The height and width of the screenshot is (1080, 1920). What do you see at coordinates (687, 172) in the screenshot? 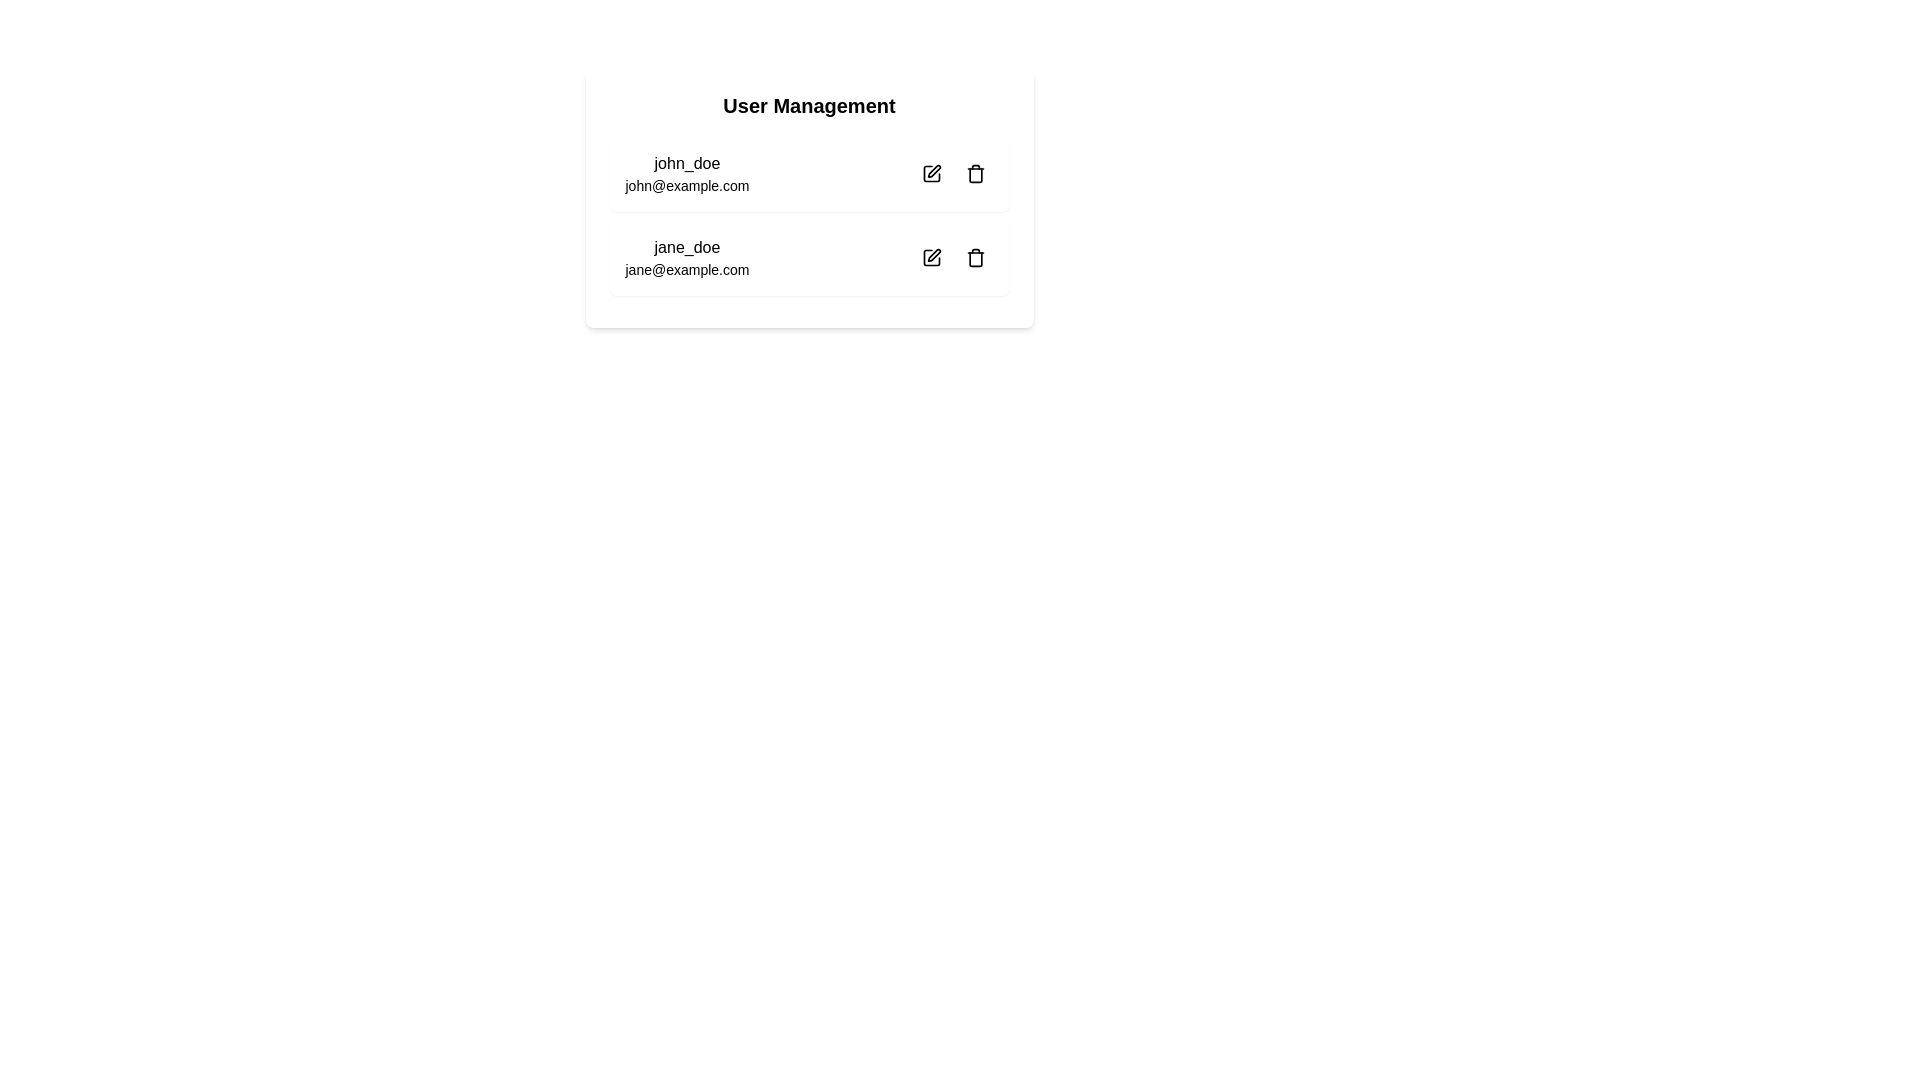
I see `on the username label 'john_doe' displayed in bold font at the top of the user management card` at bounding box center [687, 172].